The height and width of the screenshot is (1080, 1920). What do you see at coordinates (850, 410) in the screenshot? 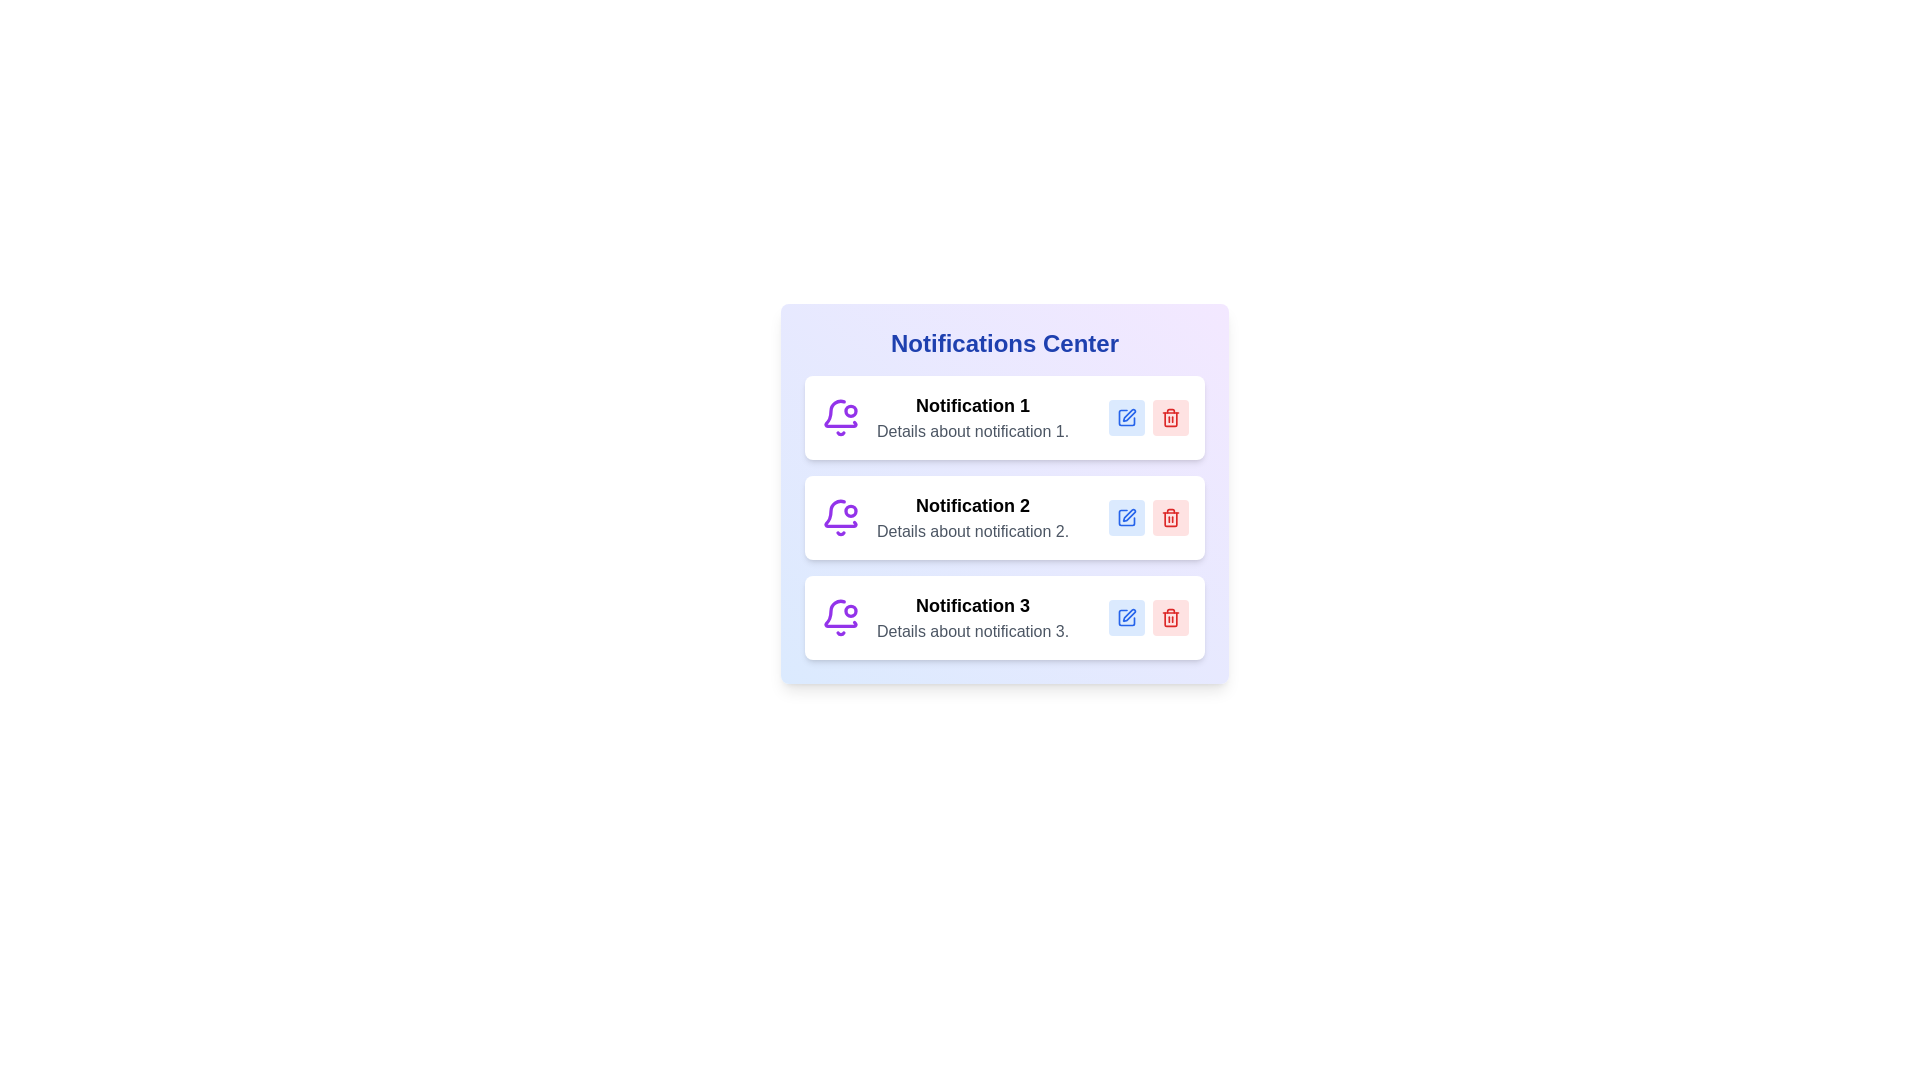
I see `the circular decorative dot that serves as a notification indicator, located on the top-right quadrant of the bell icon in the 'Notification 1' layout row` at bounding box center [850, 410].